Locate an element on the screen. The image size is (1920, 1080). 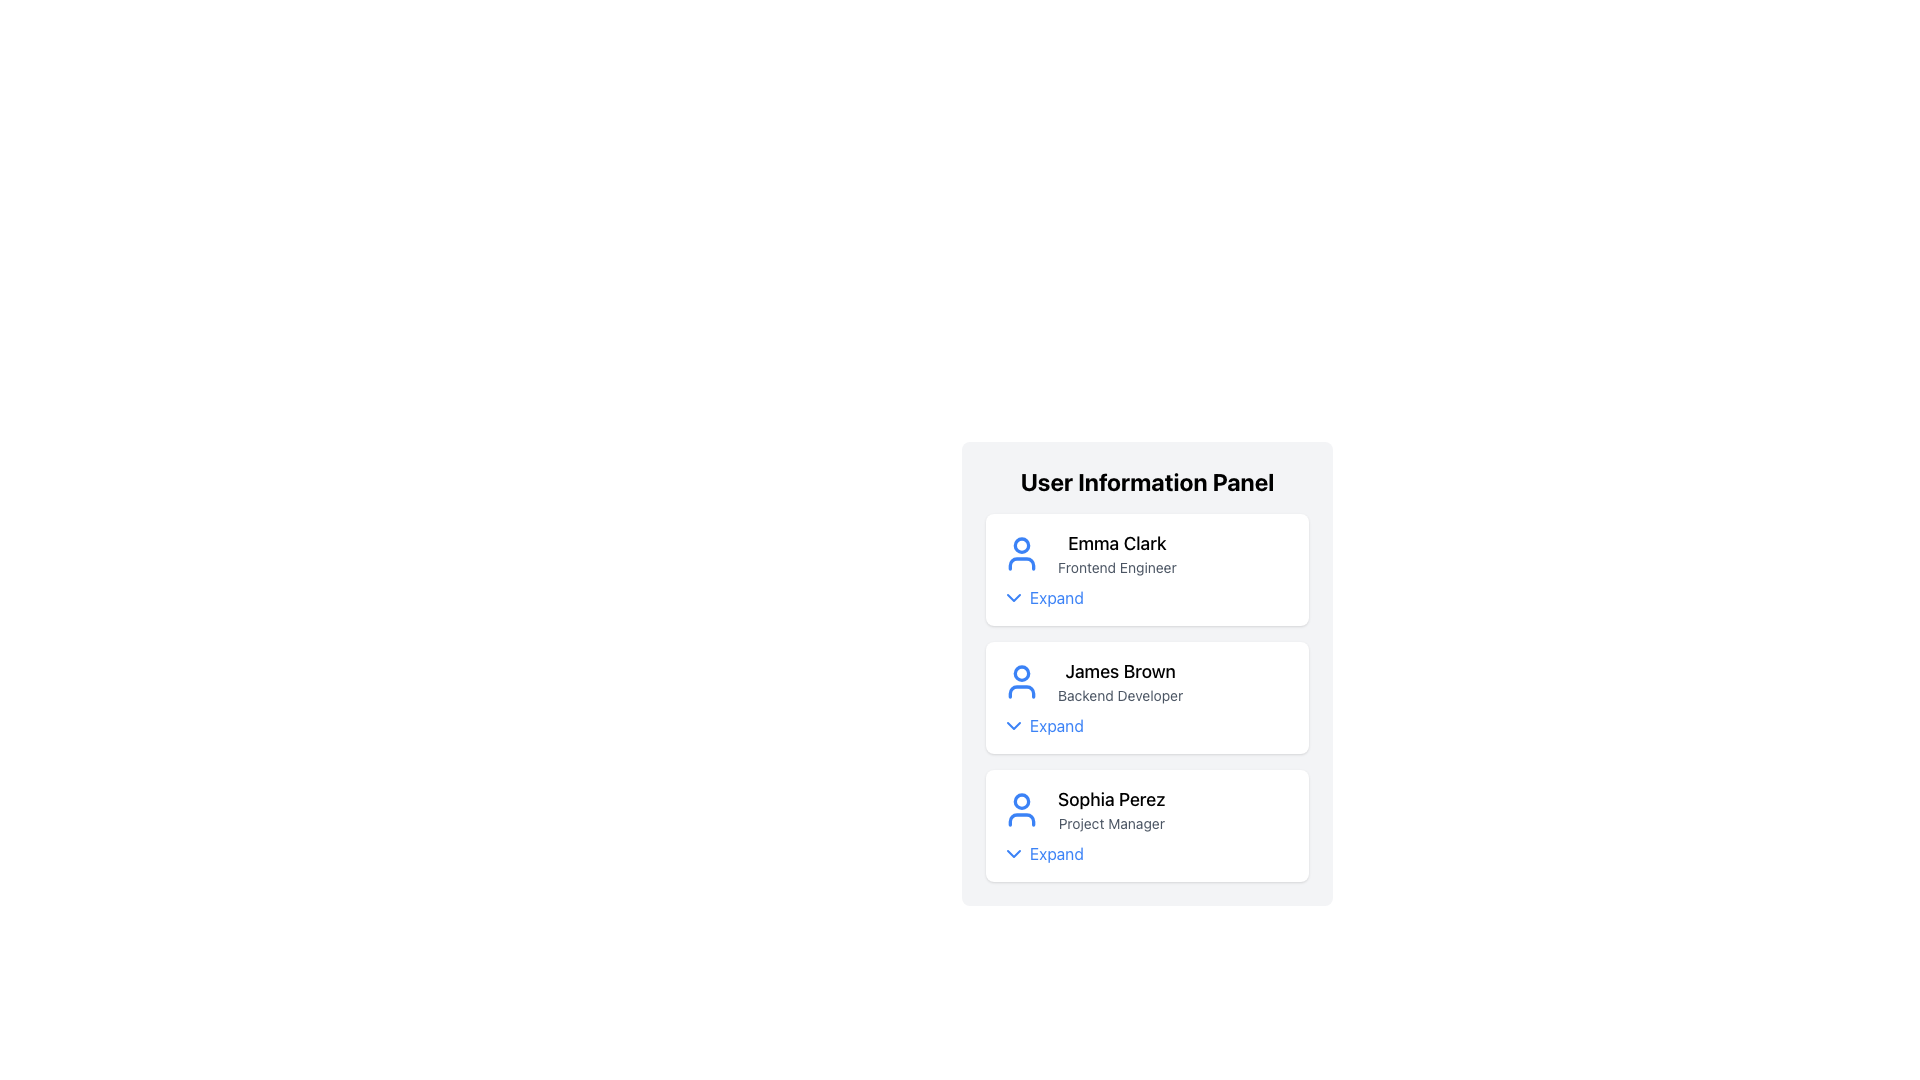
the small circular user profile icon representing 'Sophia Perez - Project Manager' in the User Information Panel, located at the top of the respective card is located at coordinates (1022, 800).